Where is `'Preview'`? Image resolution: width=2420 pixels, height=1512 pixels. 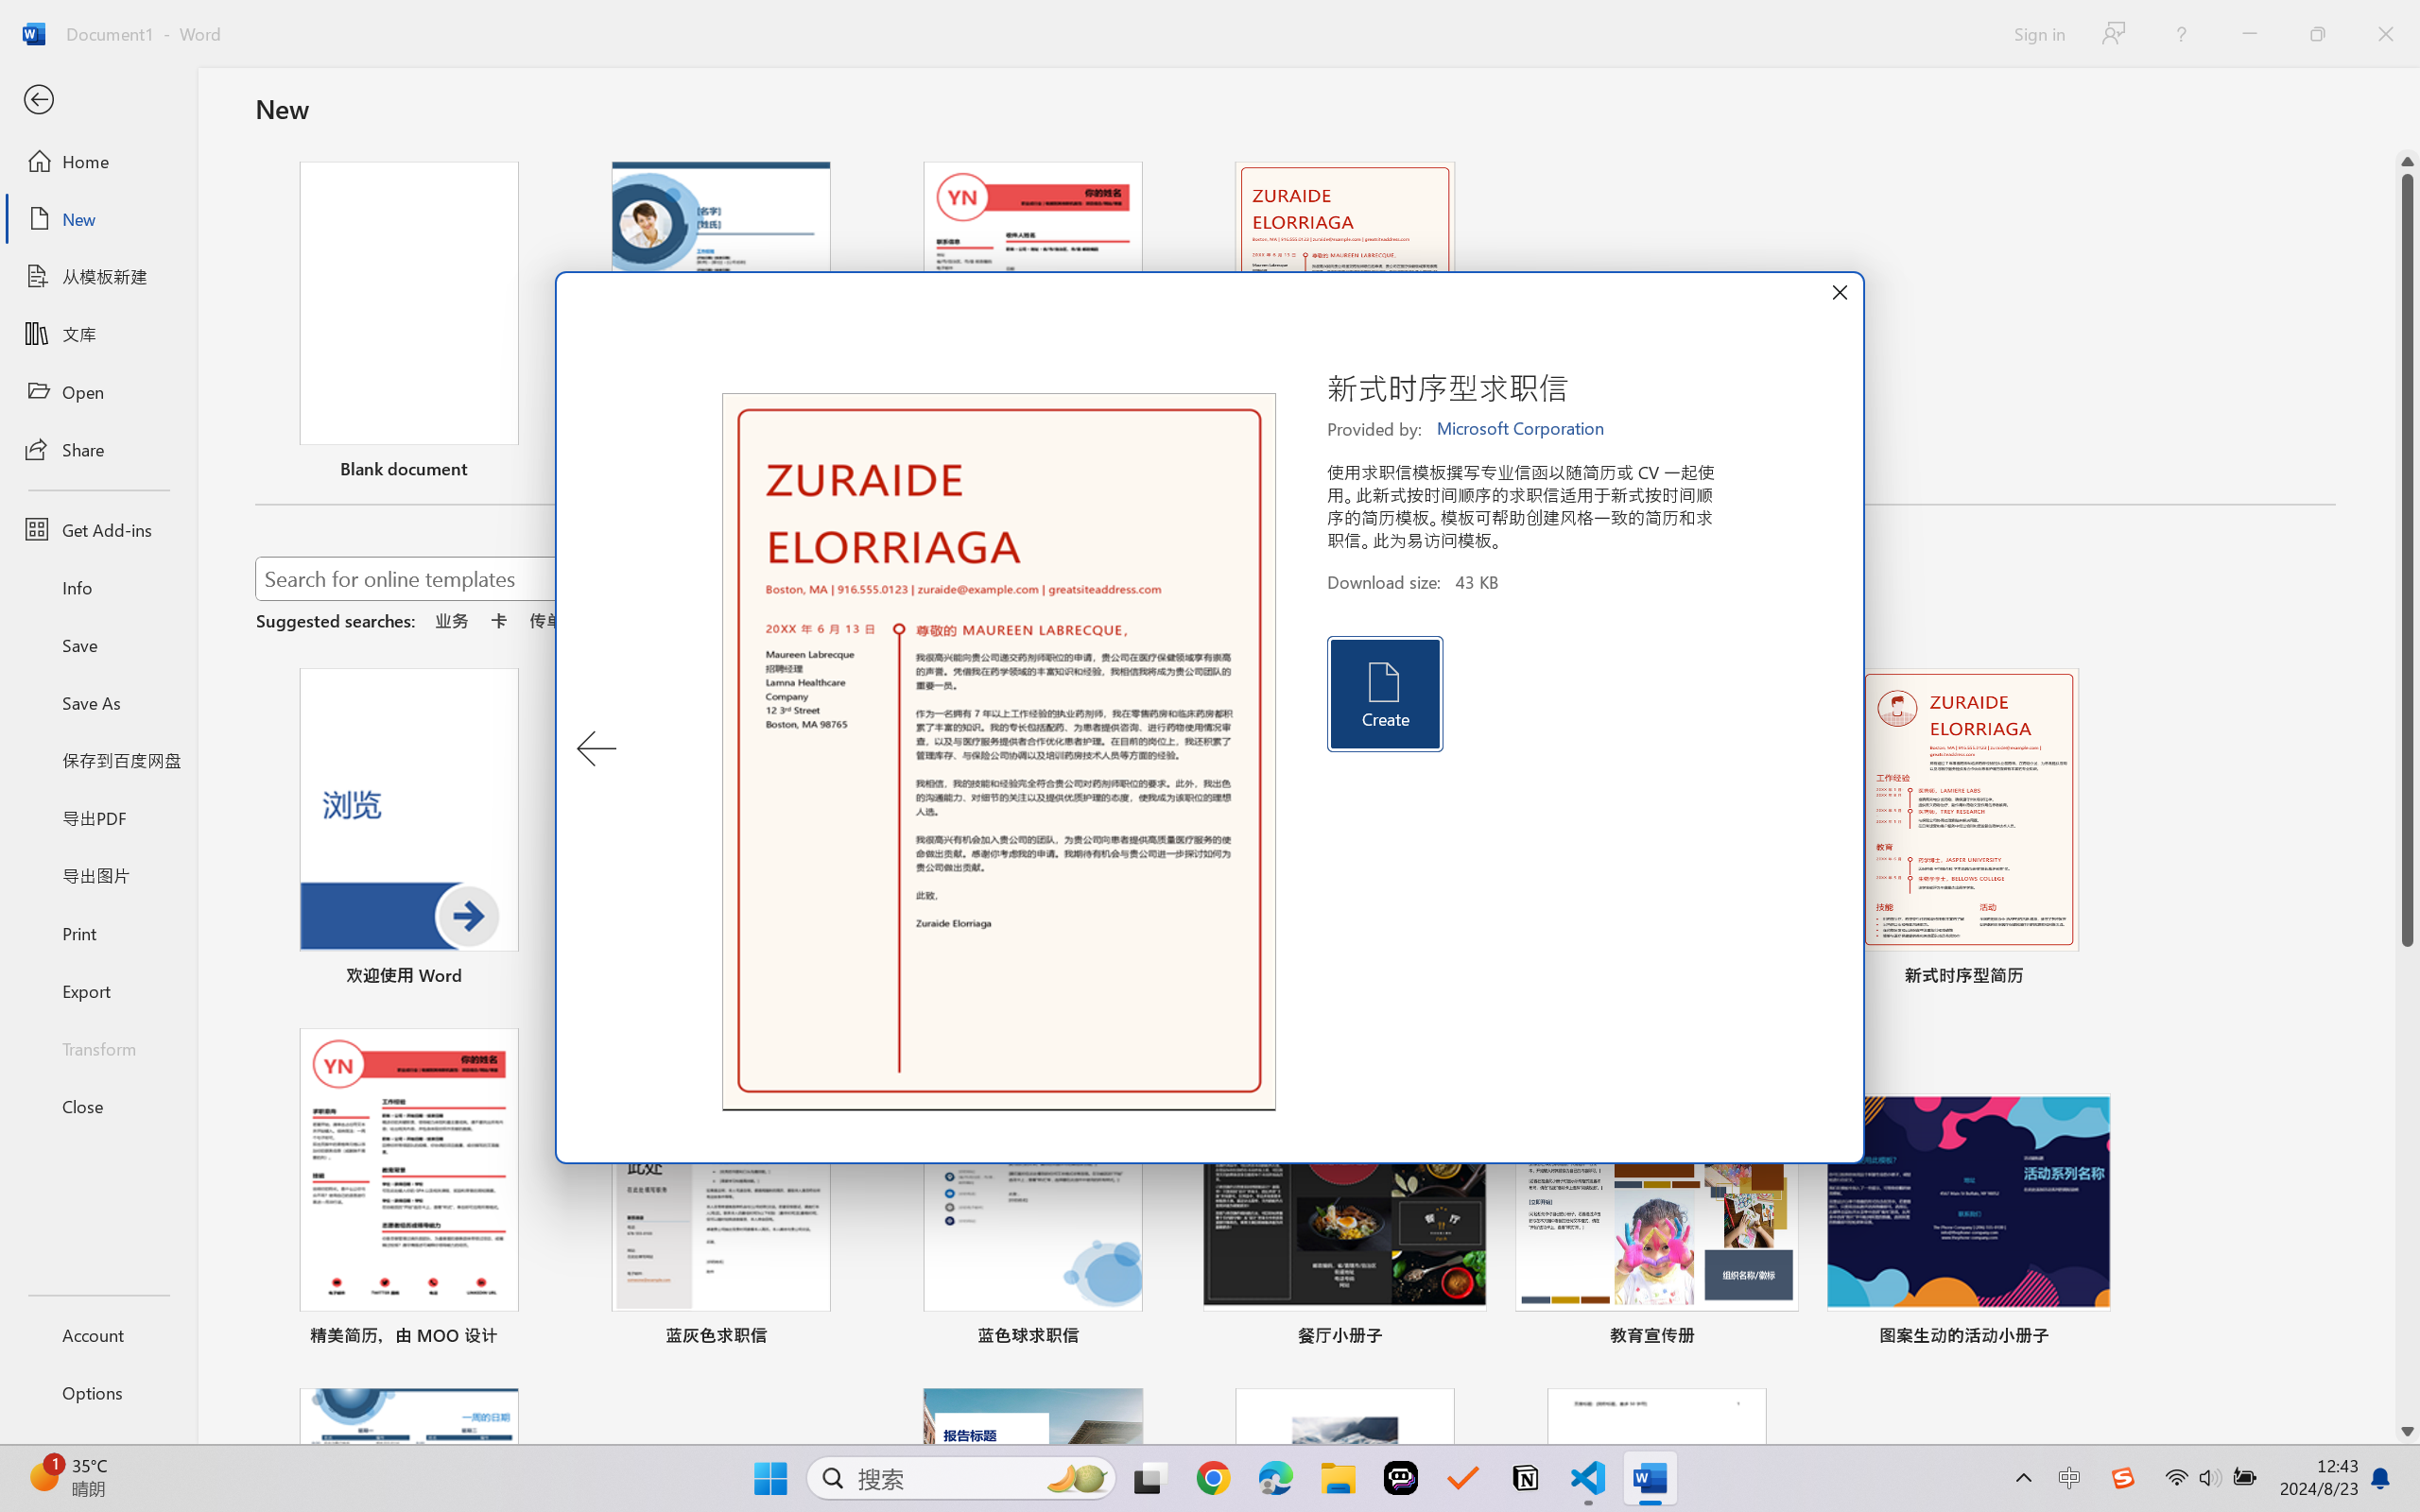
'Preview' is located at coordinates (998, 752).